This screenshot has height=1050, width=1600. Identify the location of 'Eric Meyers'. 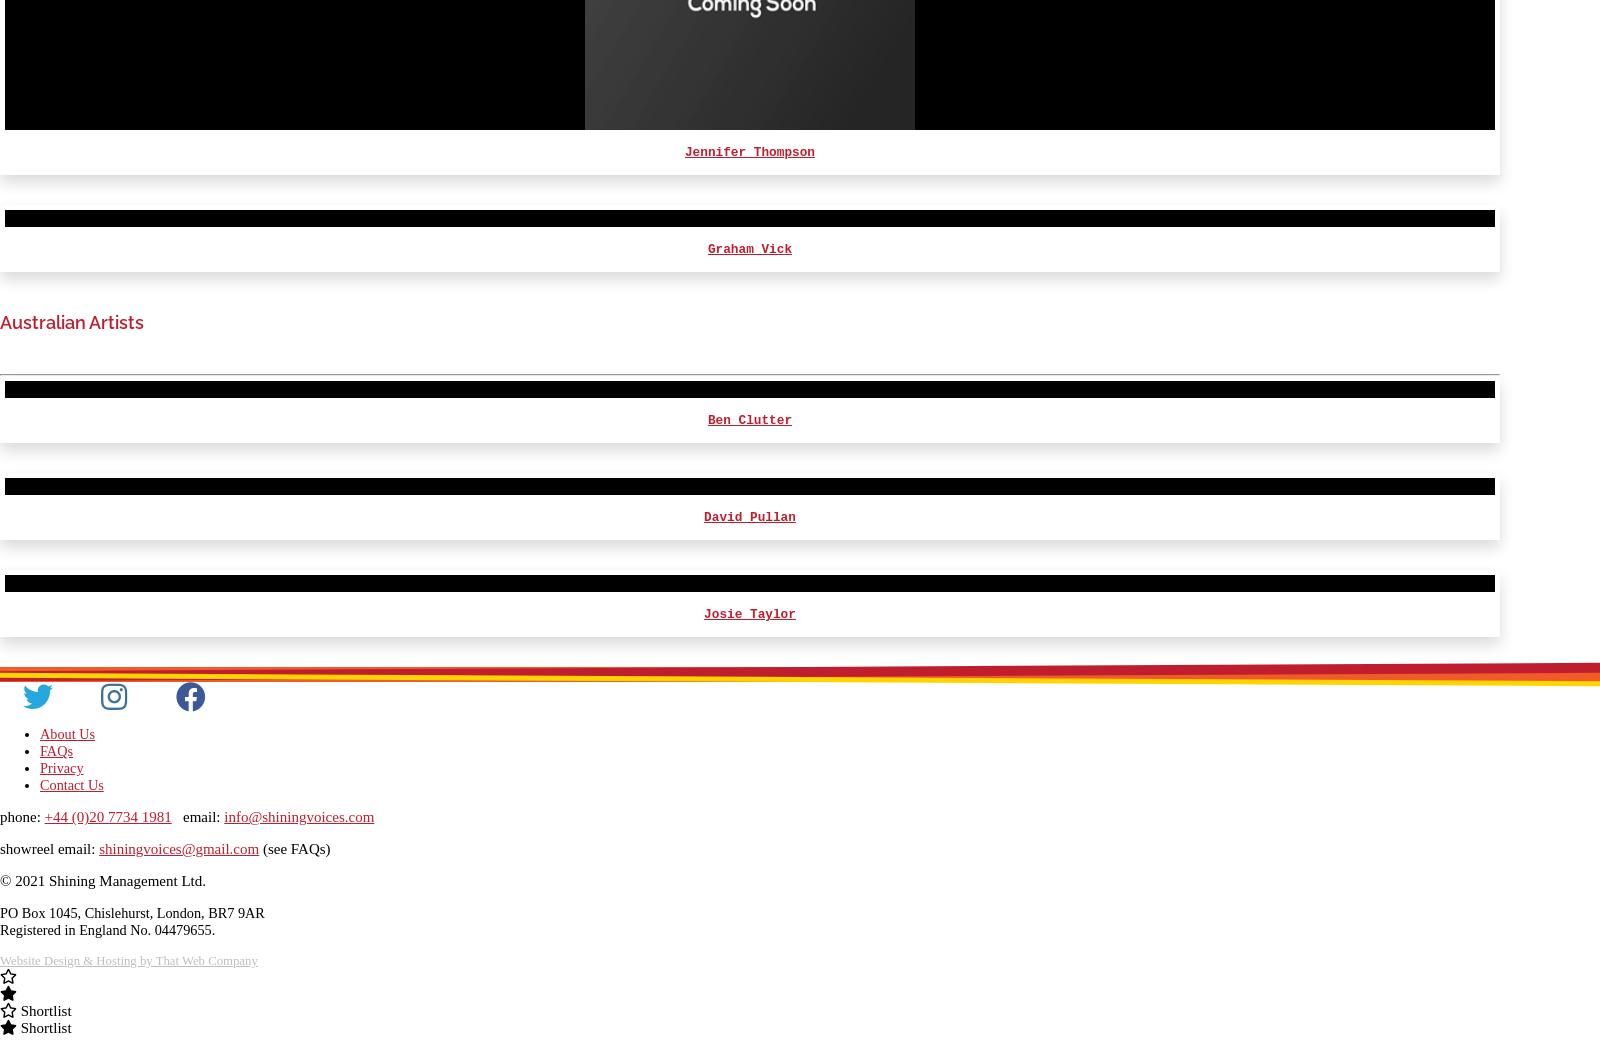
(749, 197).